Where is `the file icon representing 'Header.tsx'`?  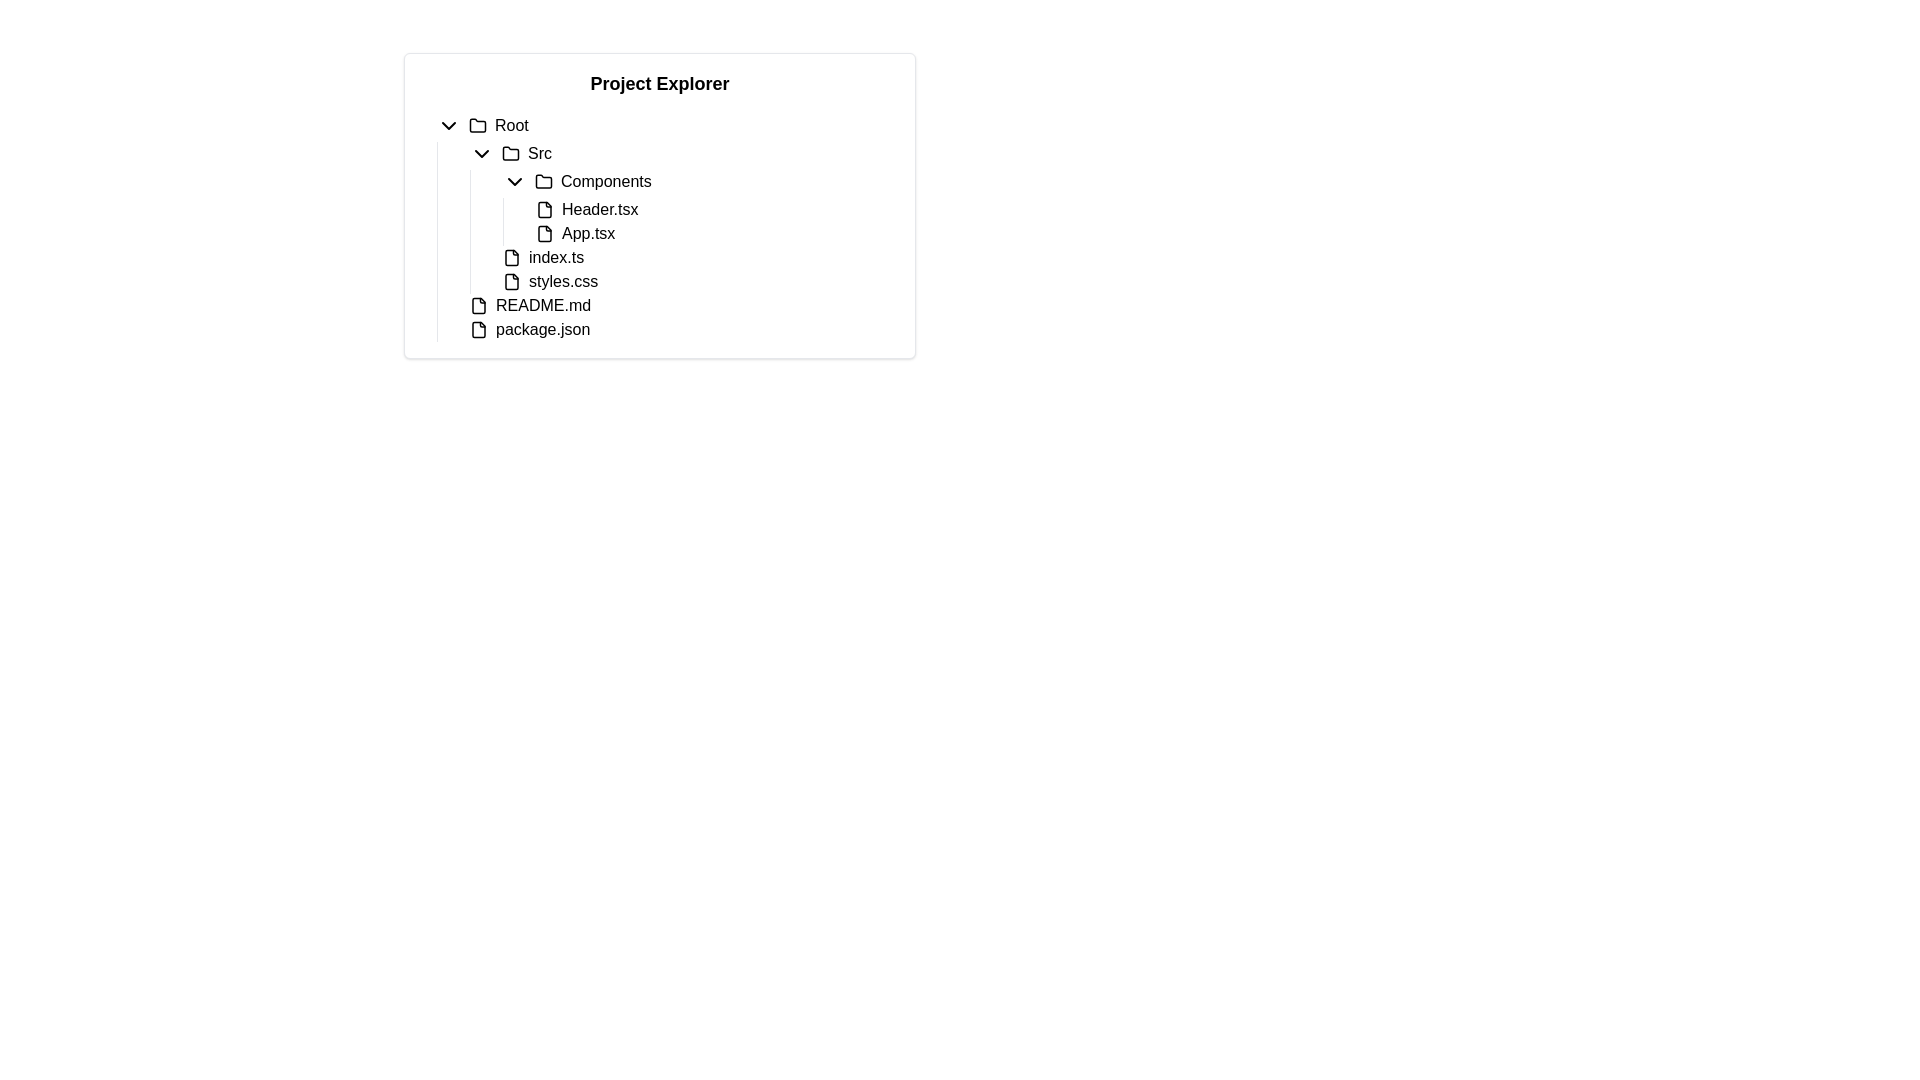
the file icon representing 'Header.tsx' is located at coordinates (545, 209).